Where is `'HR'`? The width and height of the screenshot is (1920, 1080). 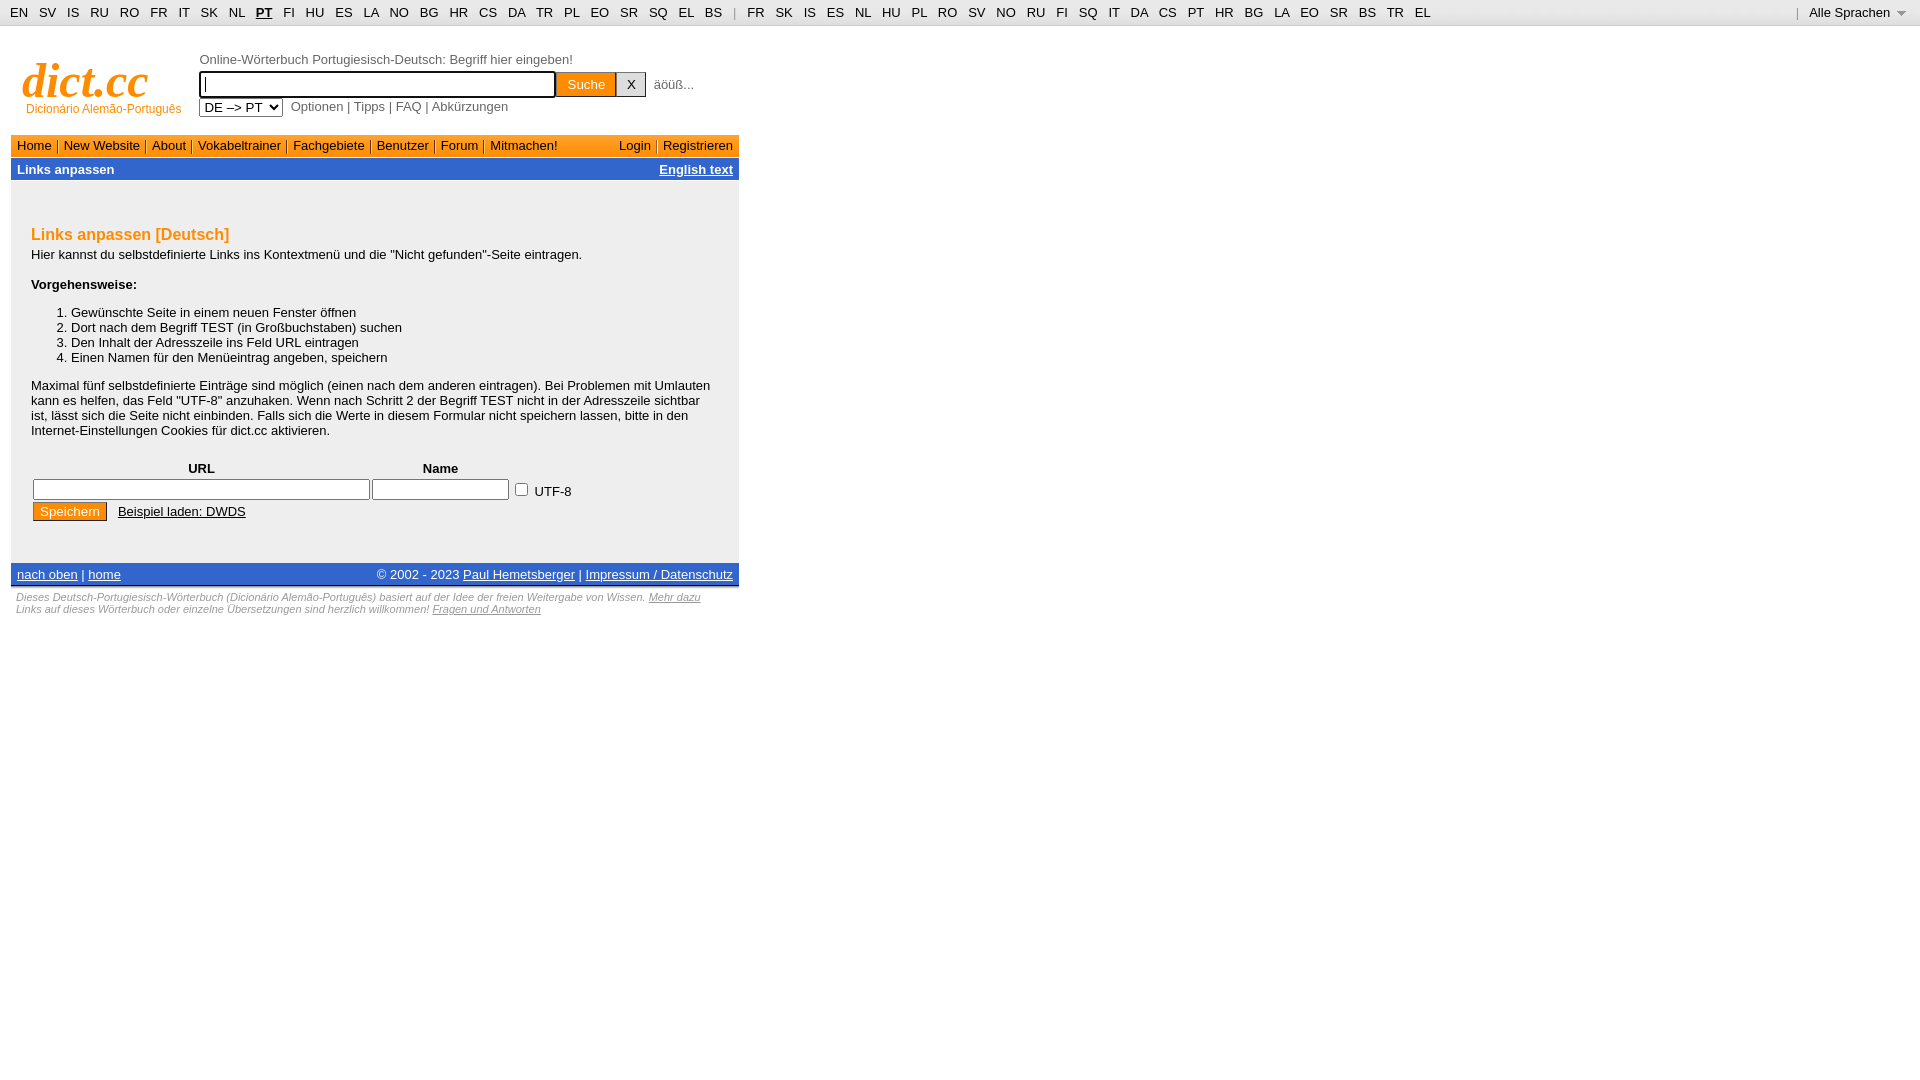 'HR' is located at coordinates (457, 12).